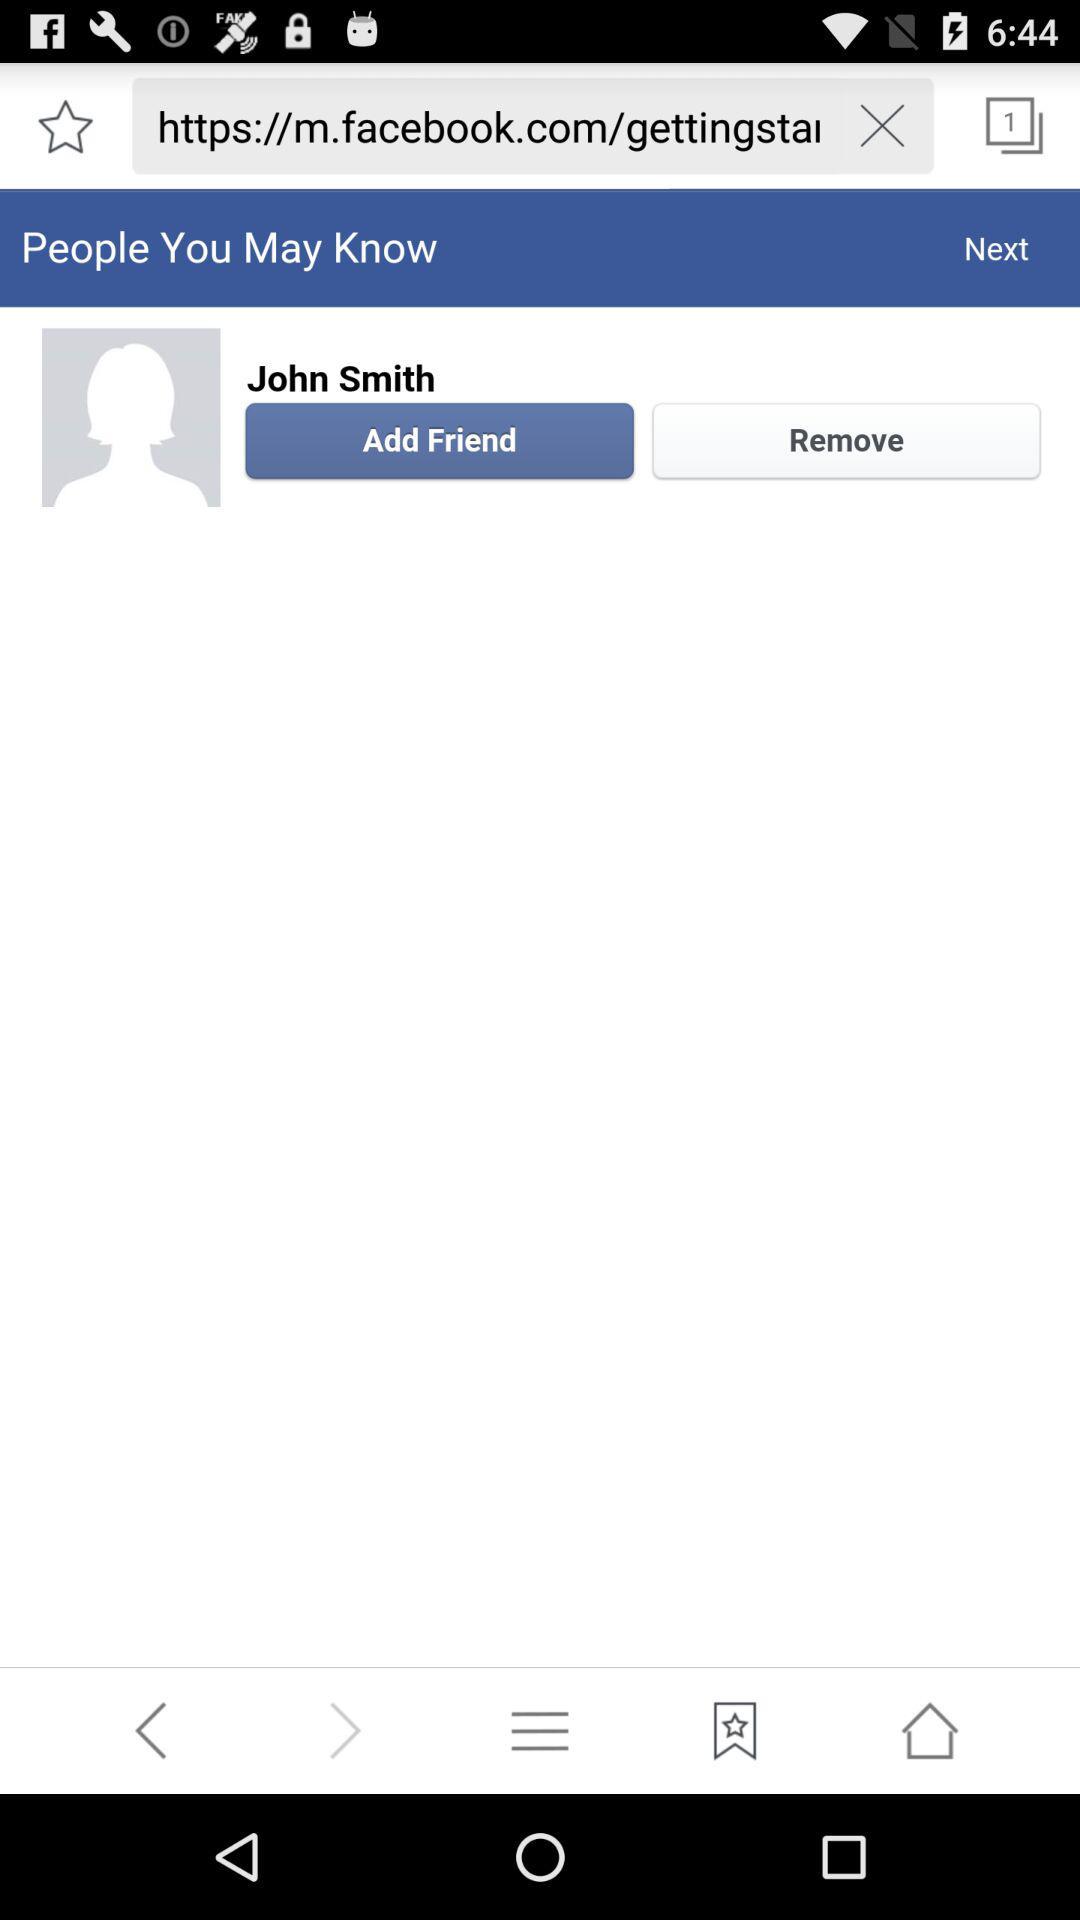 The width and height of the screenshot is (1080, 1920). I want to click on the star icon, so click(64, 133).